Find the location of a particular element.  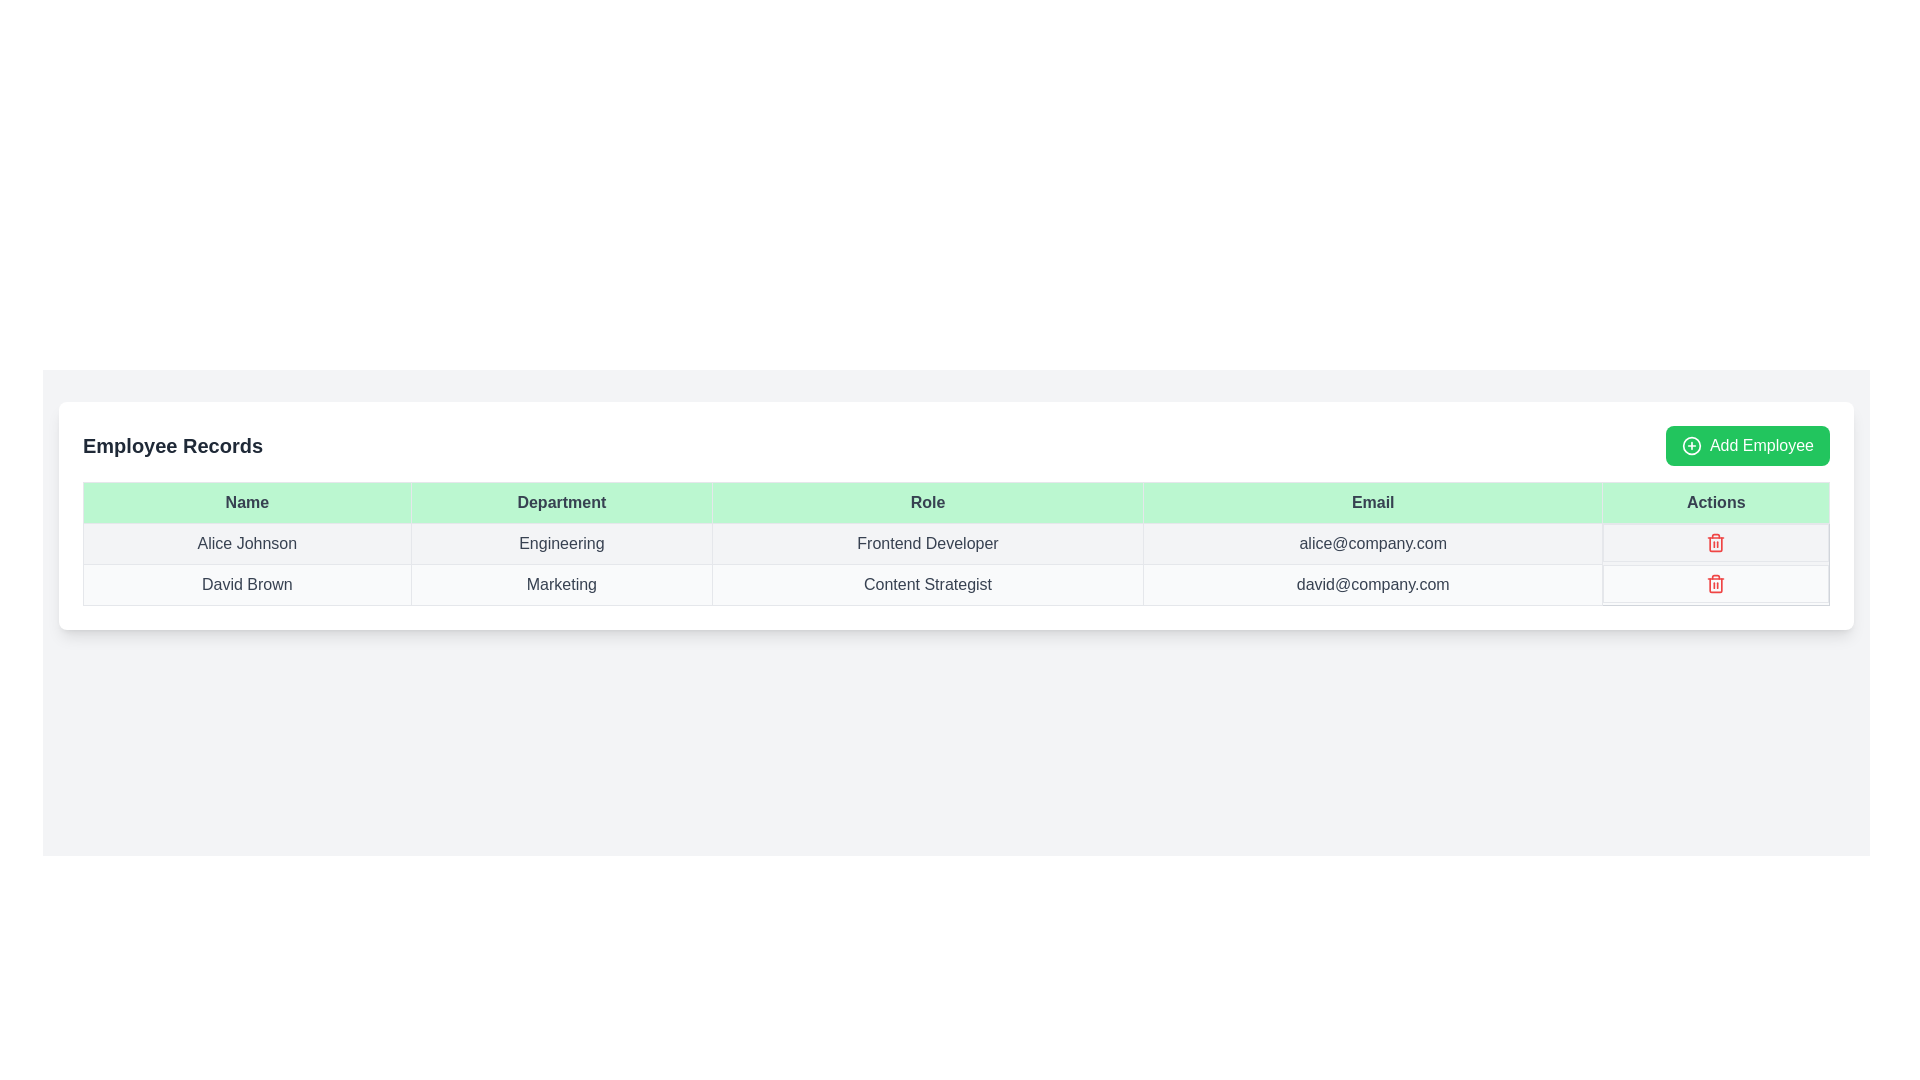

the text label displaying the word 'Engineering', which is styled with padding and a bordered design, located in the 'Department' column under the row associated with 'Alice Johnson' is located at coordinates (560, 543).